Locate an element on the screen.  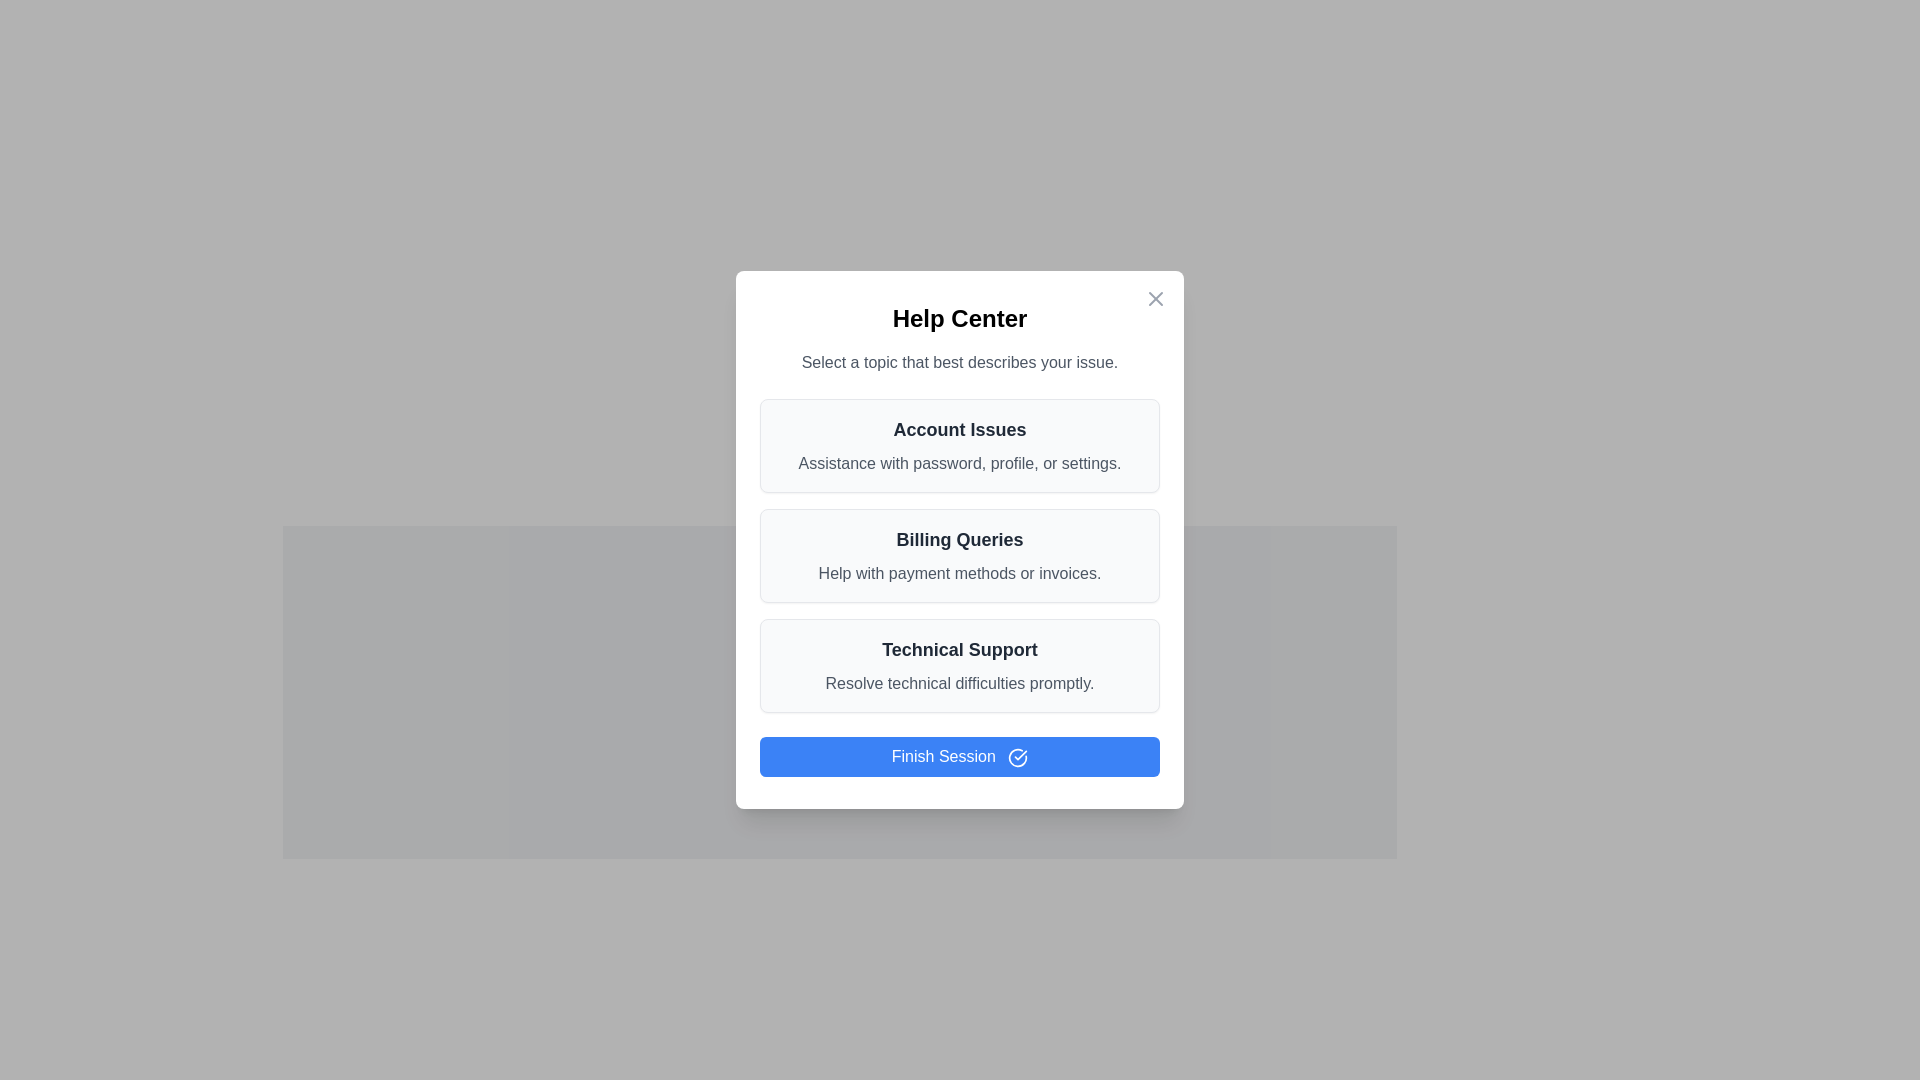
properties of the smaller intersecting line within the 'X' icon located at the top-right corner of the dialog box is located at coordinates (1156, 299).